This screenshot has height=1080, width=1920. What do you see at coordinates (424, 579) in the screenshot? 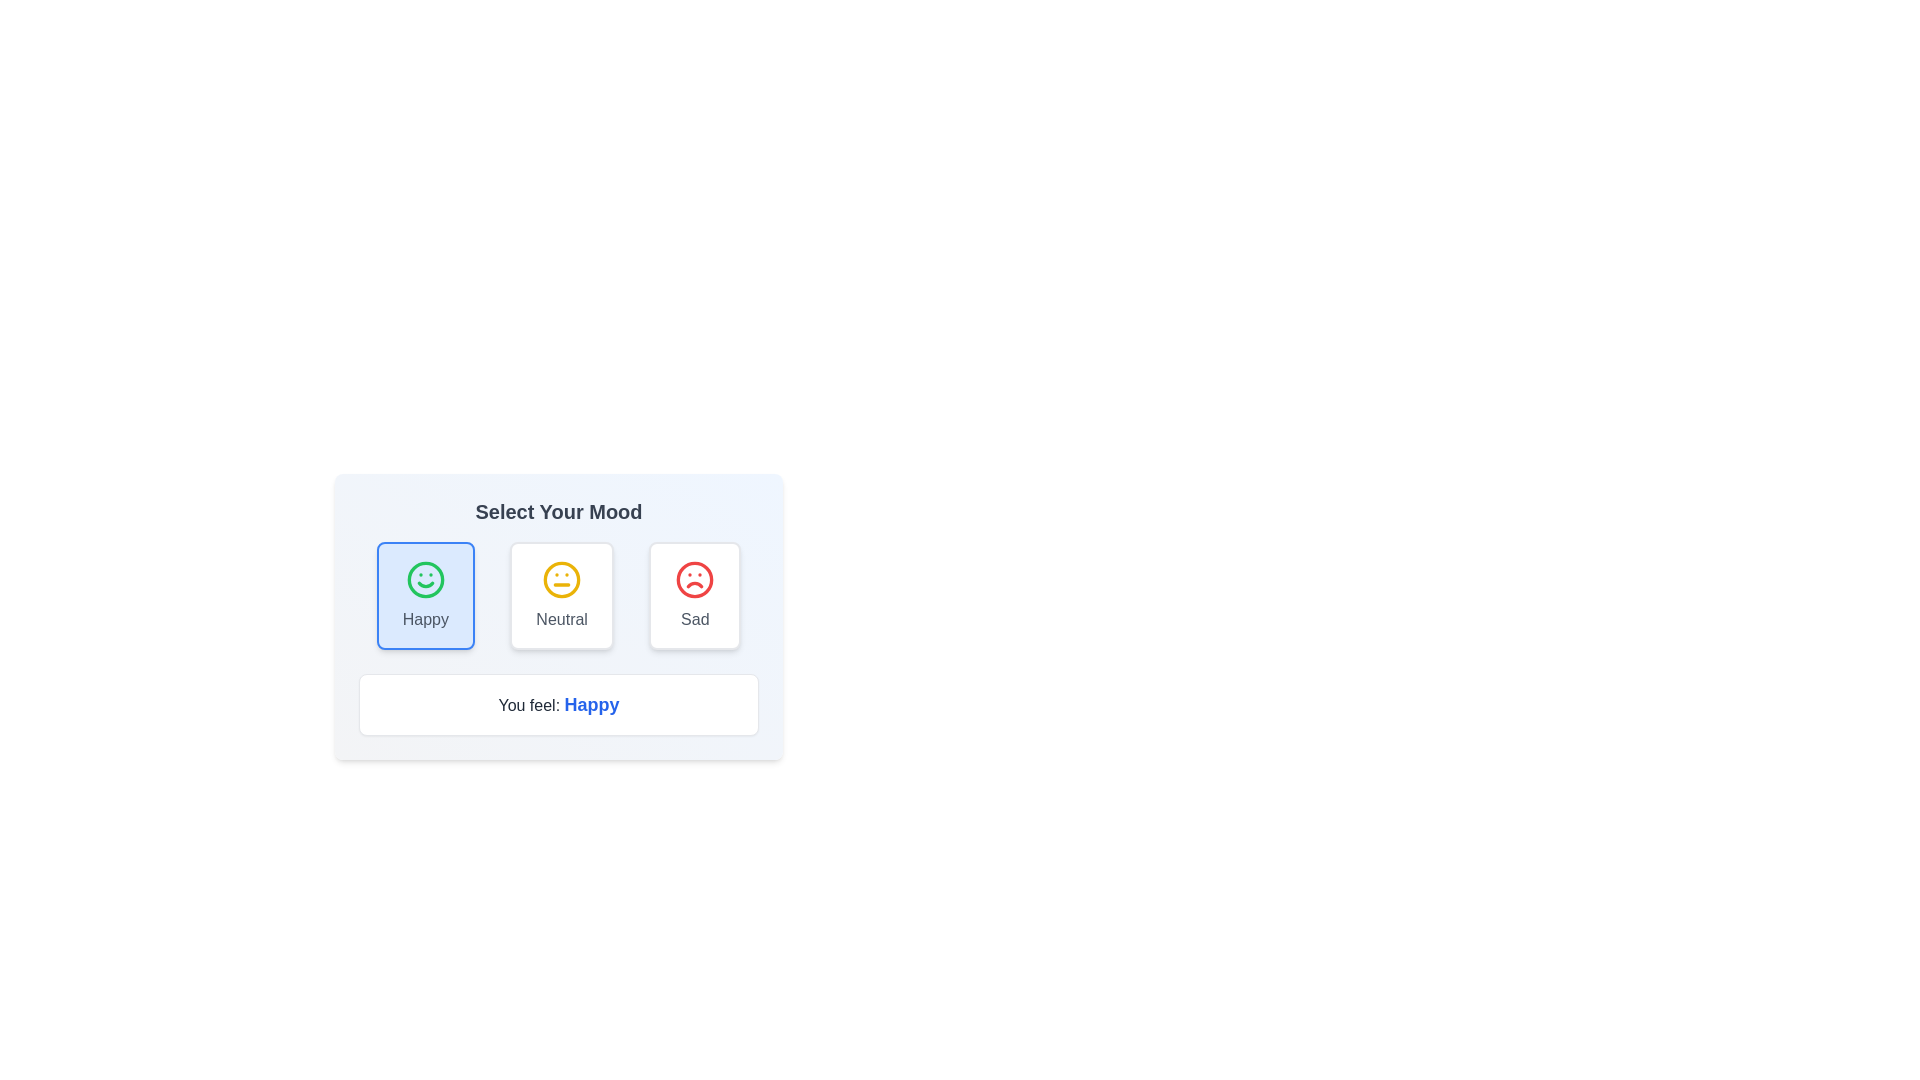
I see `the green circular outline icon representing a happy face in the mood selection options labeled 'Select Your Mood.'` at bounding box center [424, 579].